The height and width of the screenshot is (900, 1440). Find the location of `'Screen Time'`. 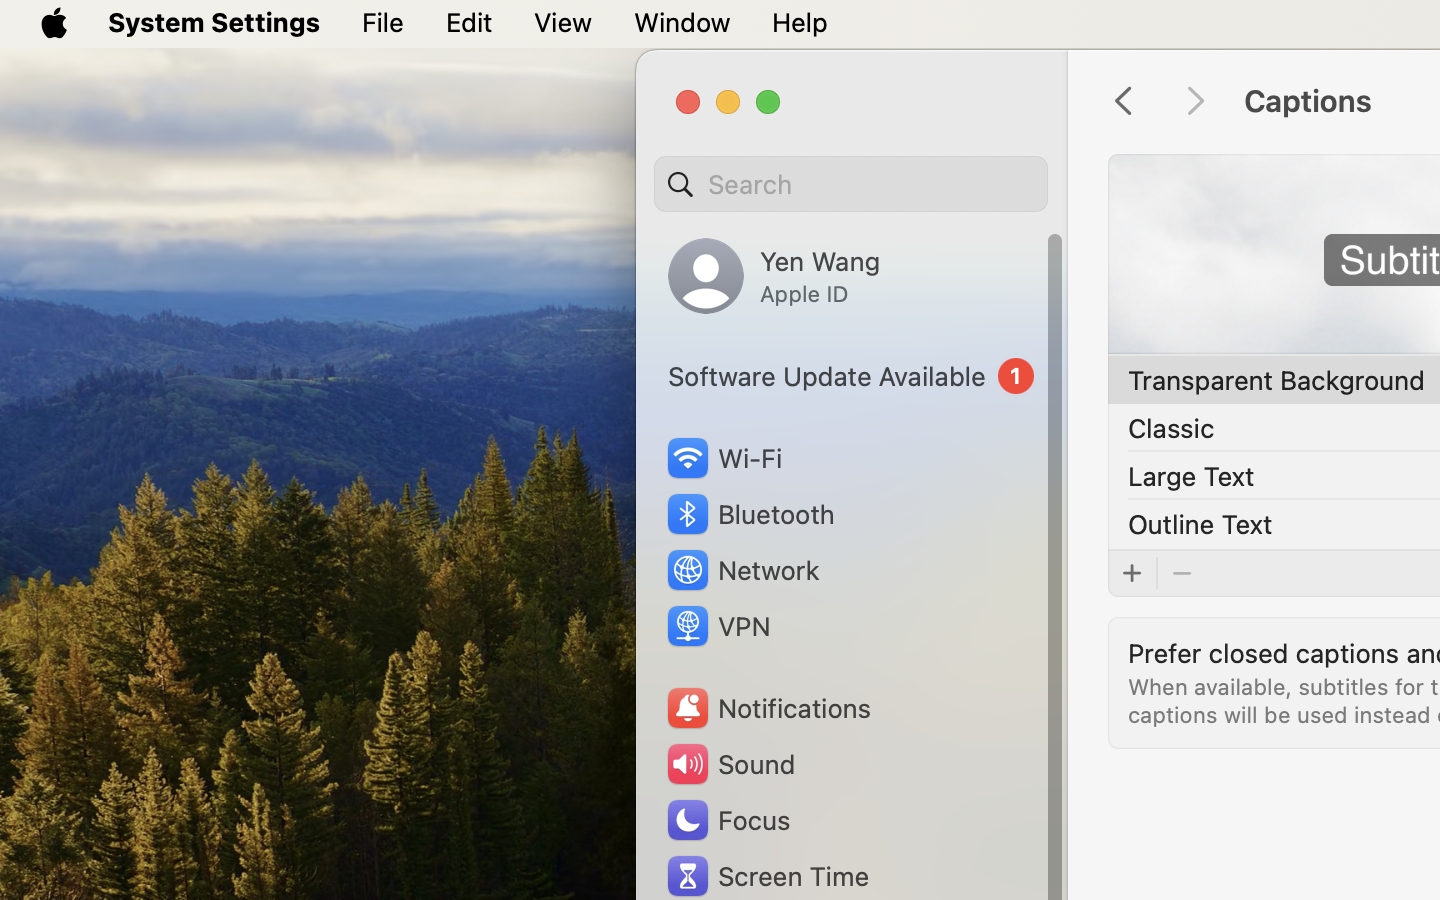

'Screen Time' is located at coordinates (765, 875).